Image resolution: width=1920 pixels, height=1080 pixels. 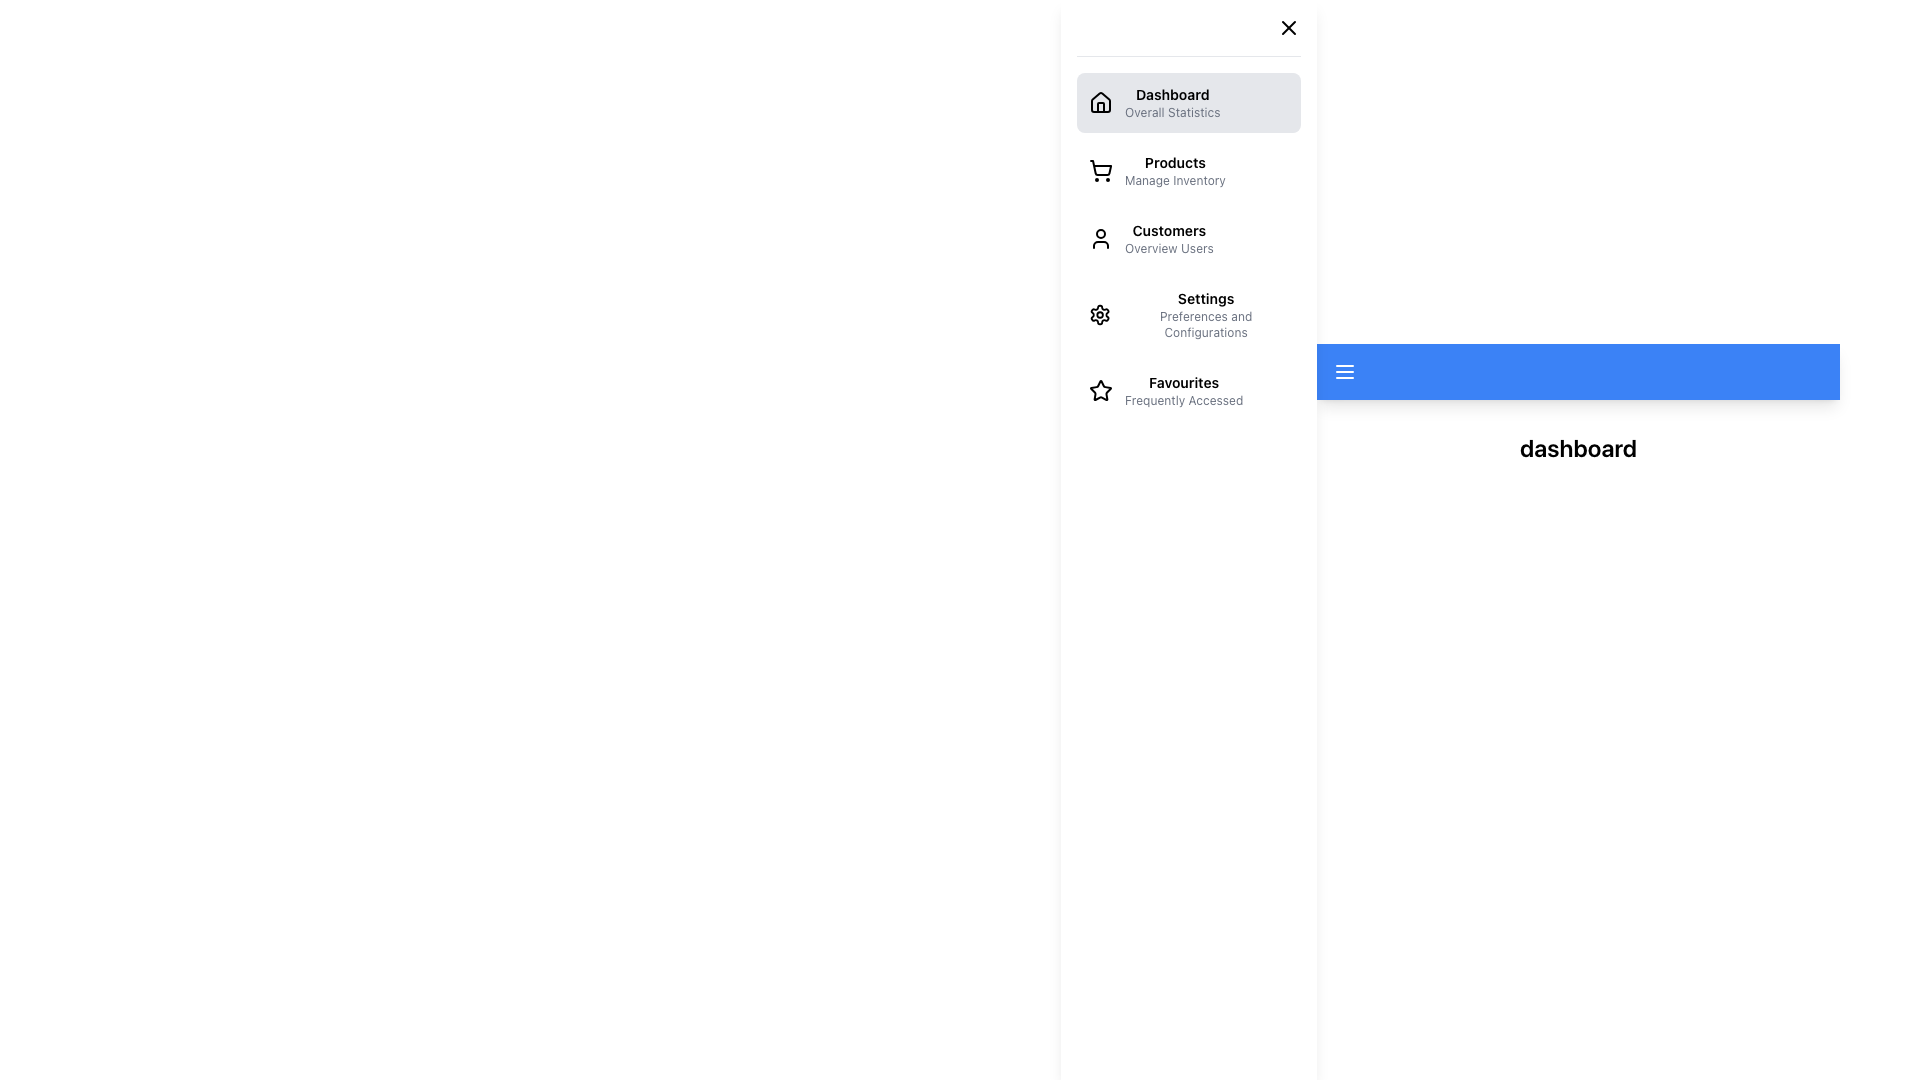 I want to click on the house icon in the navigation sidebar, so click(x=1099, y=101).